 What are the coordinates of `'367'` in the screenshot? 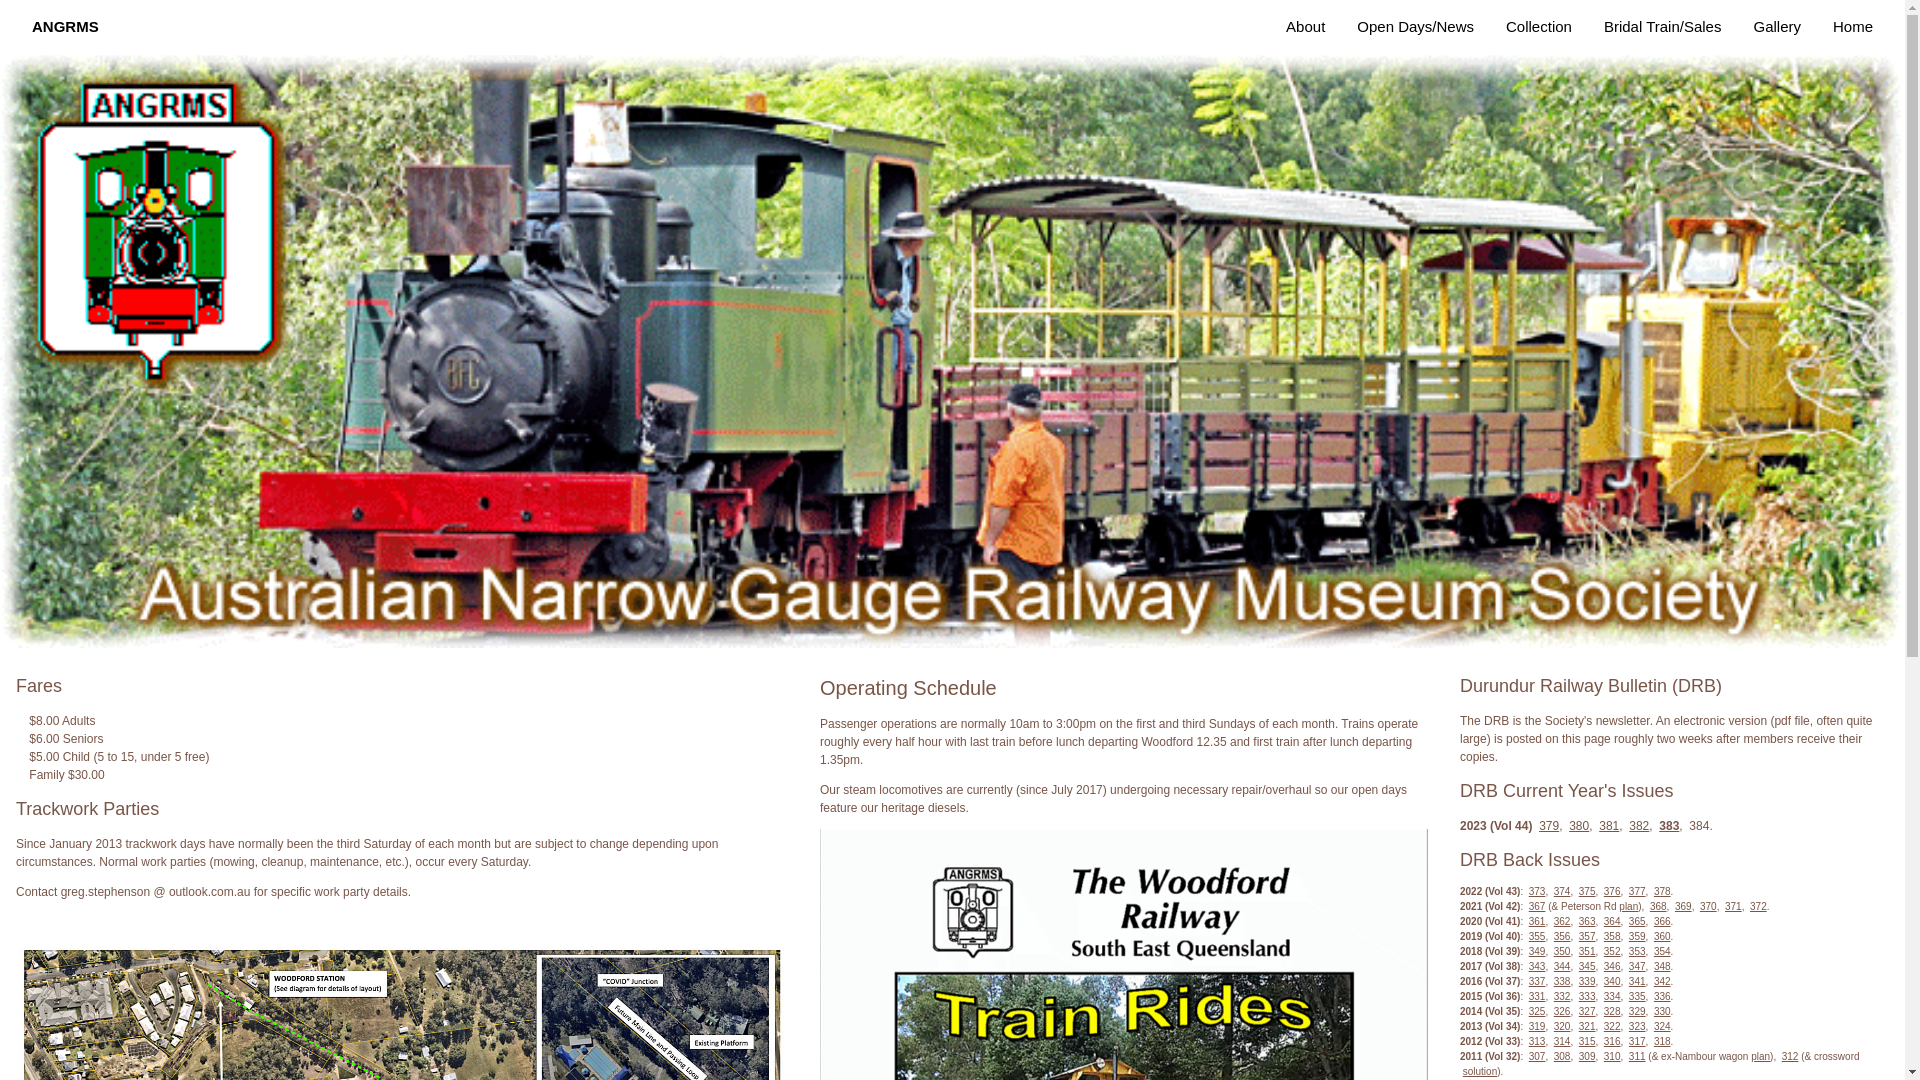 It's located at (1536, 906).